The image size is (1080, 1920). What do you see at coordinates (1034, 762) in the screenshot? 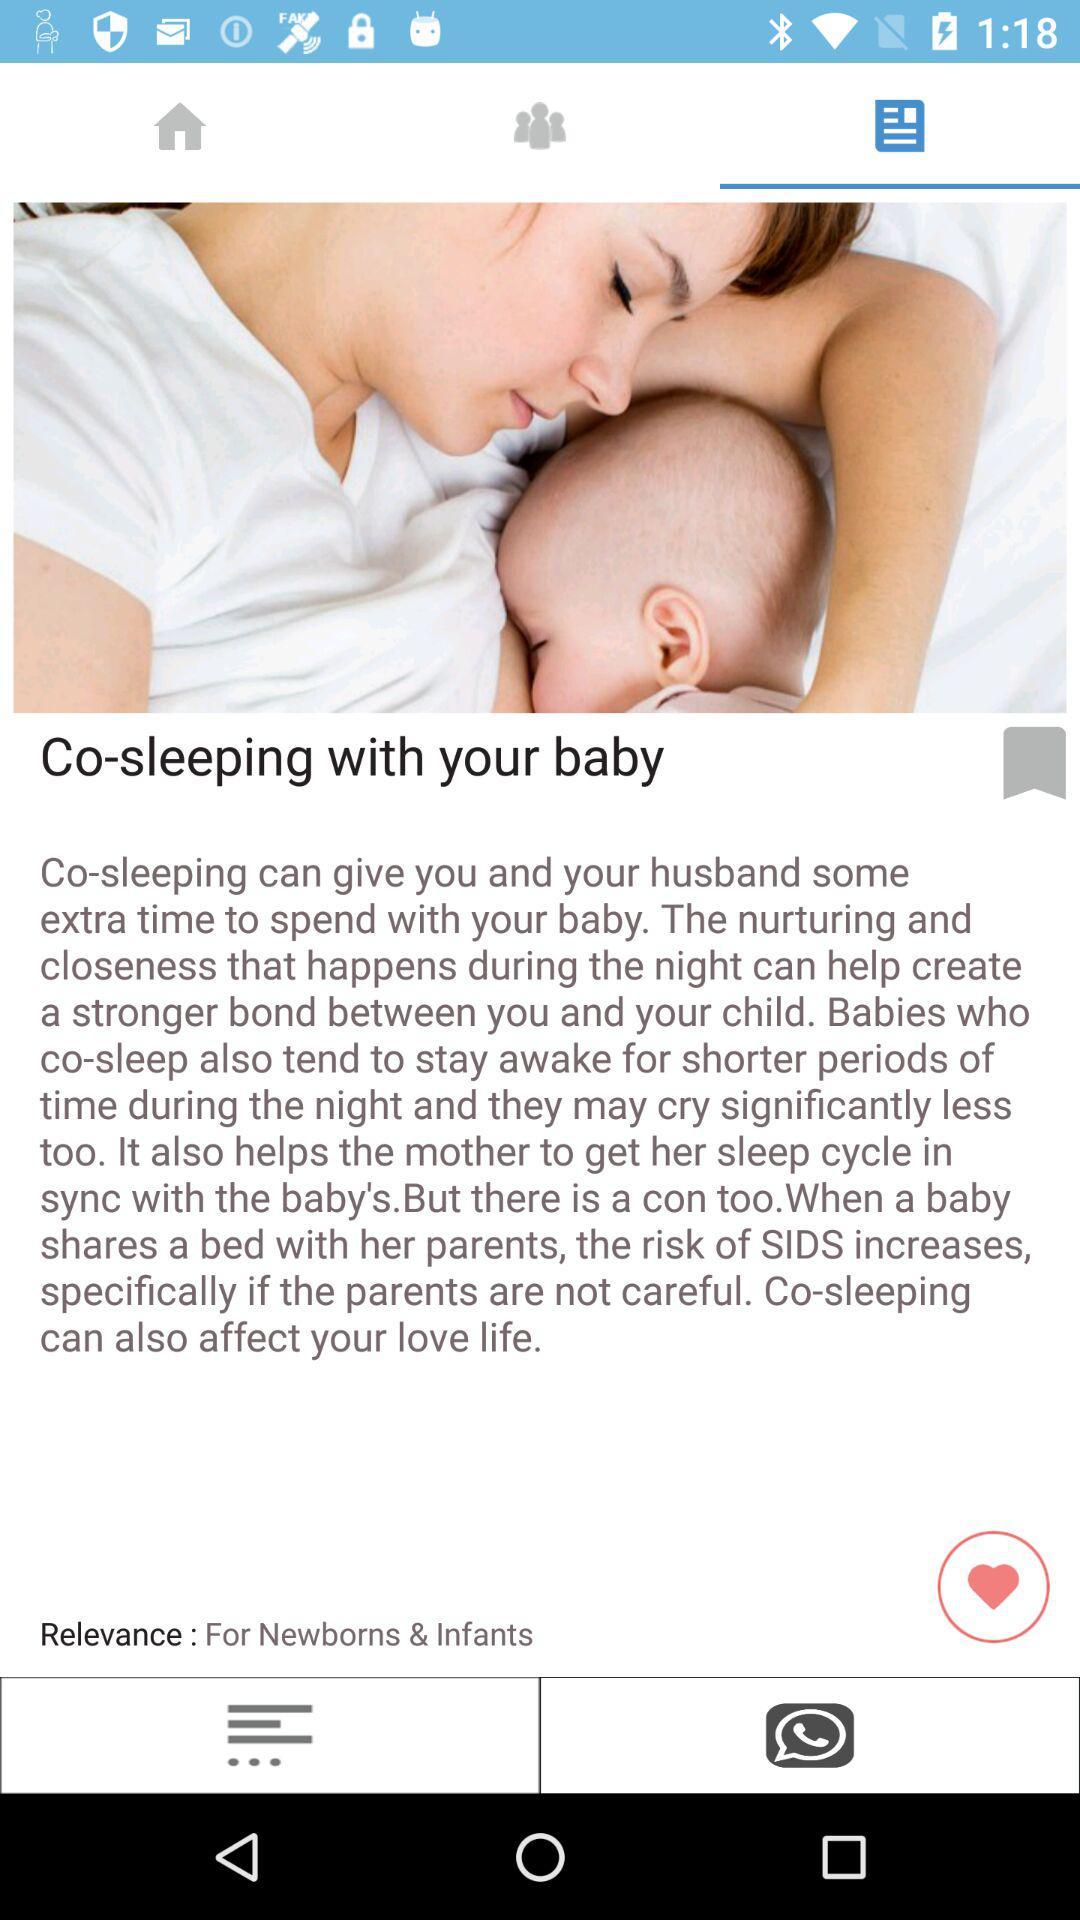
I see `the save icon` at bounding box center [1034, 762].